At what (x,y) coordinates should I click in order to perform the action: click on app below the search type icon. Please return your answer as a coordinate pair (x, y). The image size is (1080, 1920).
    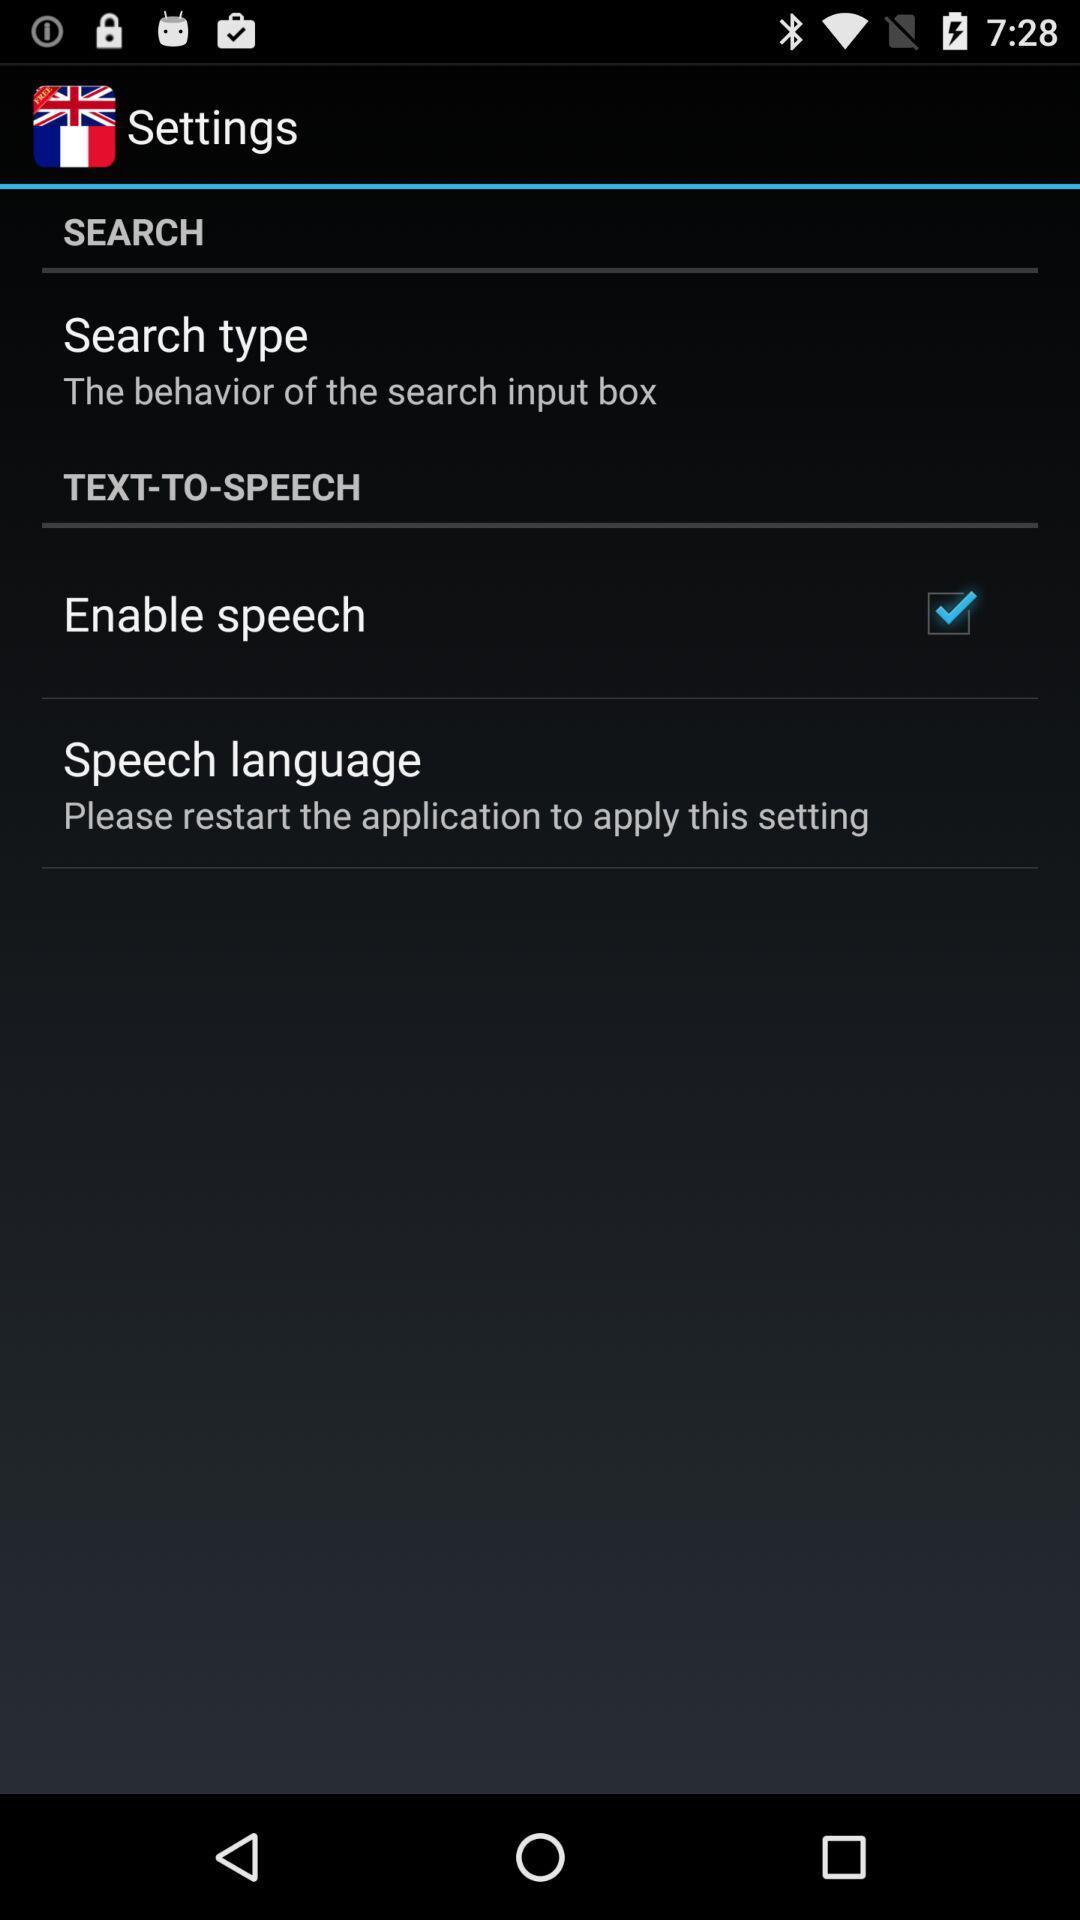
    Looking at the image, I should click on (358, 389).